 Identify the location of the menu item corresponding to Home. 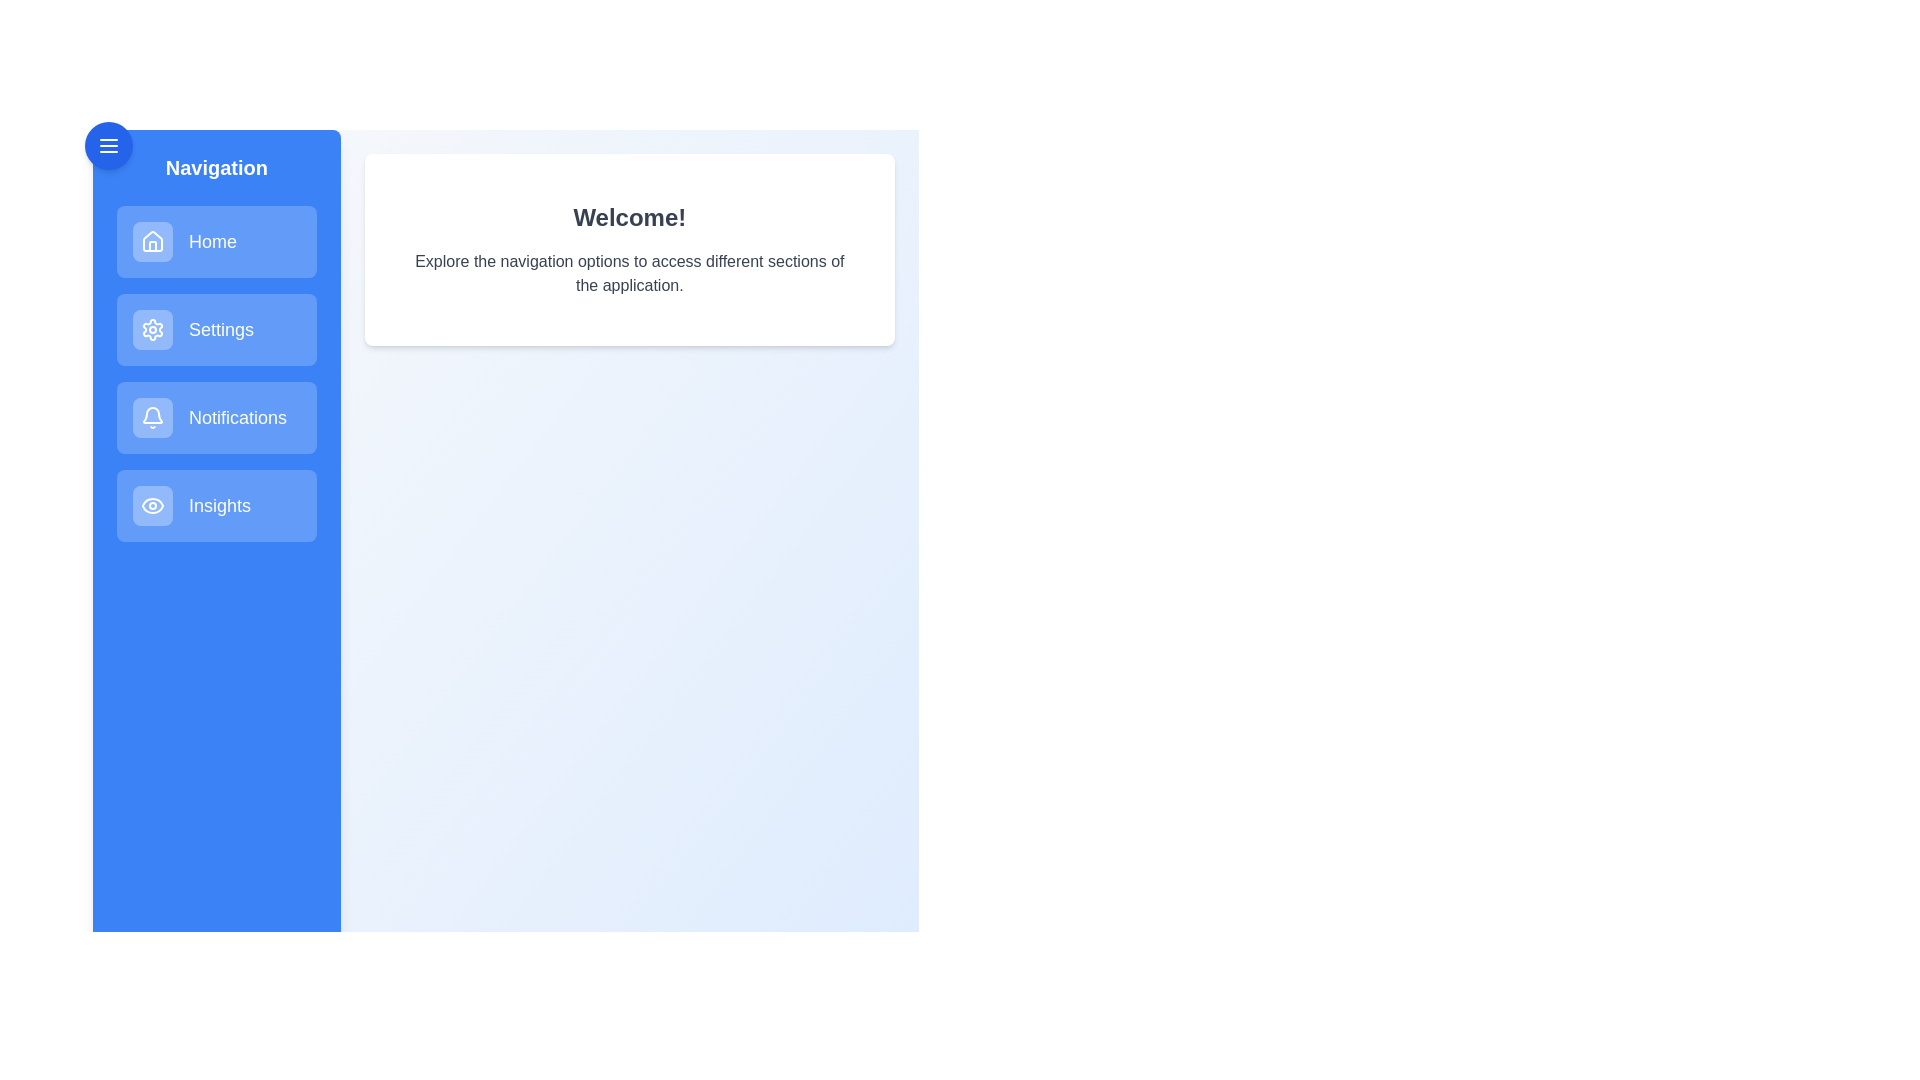
(216, 241).